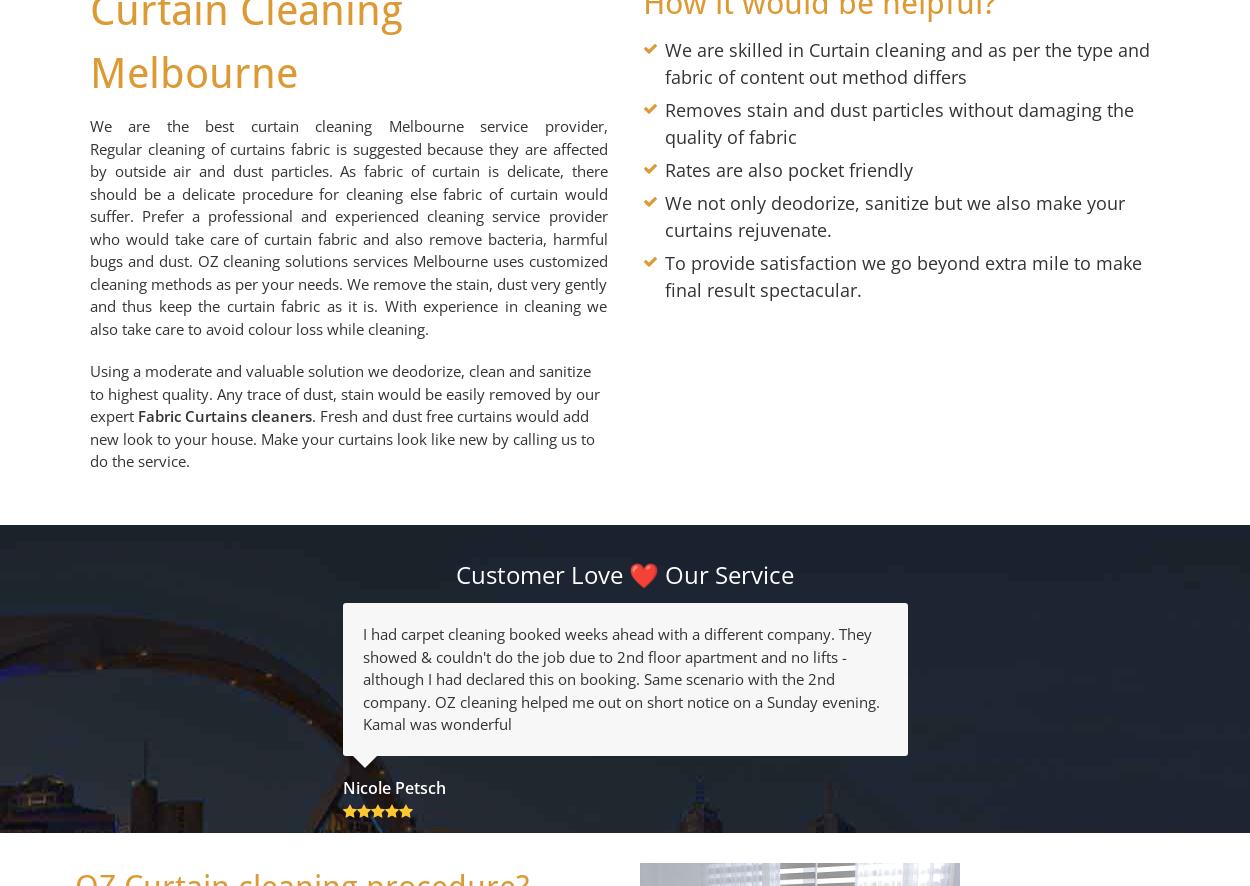 This screenshot has height=886, width=1250. I want to click on 'We not only deodorize, sanitize but we also make your curtains rejuvenate.', so click(895, 216).